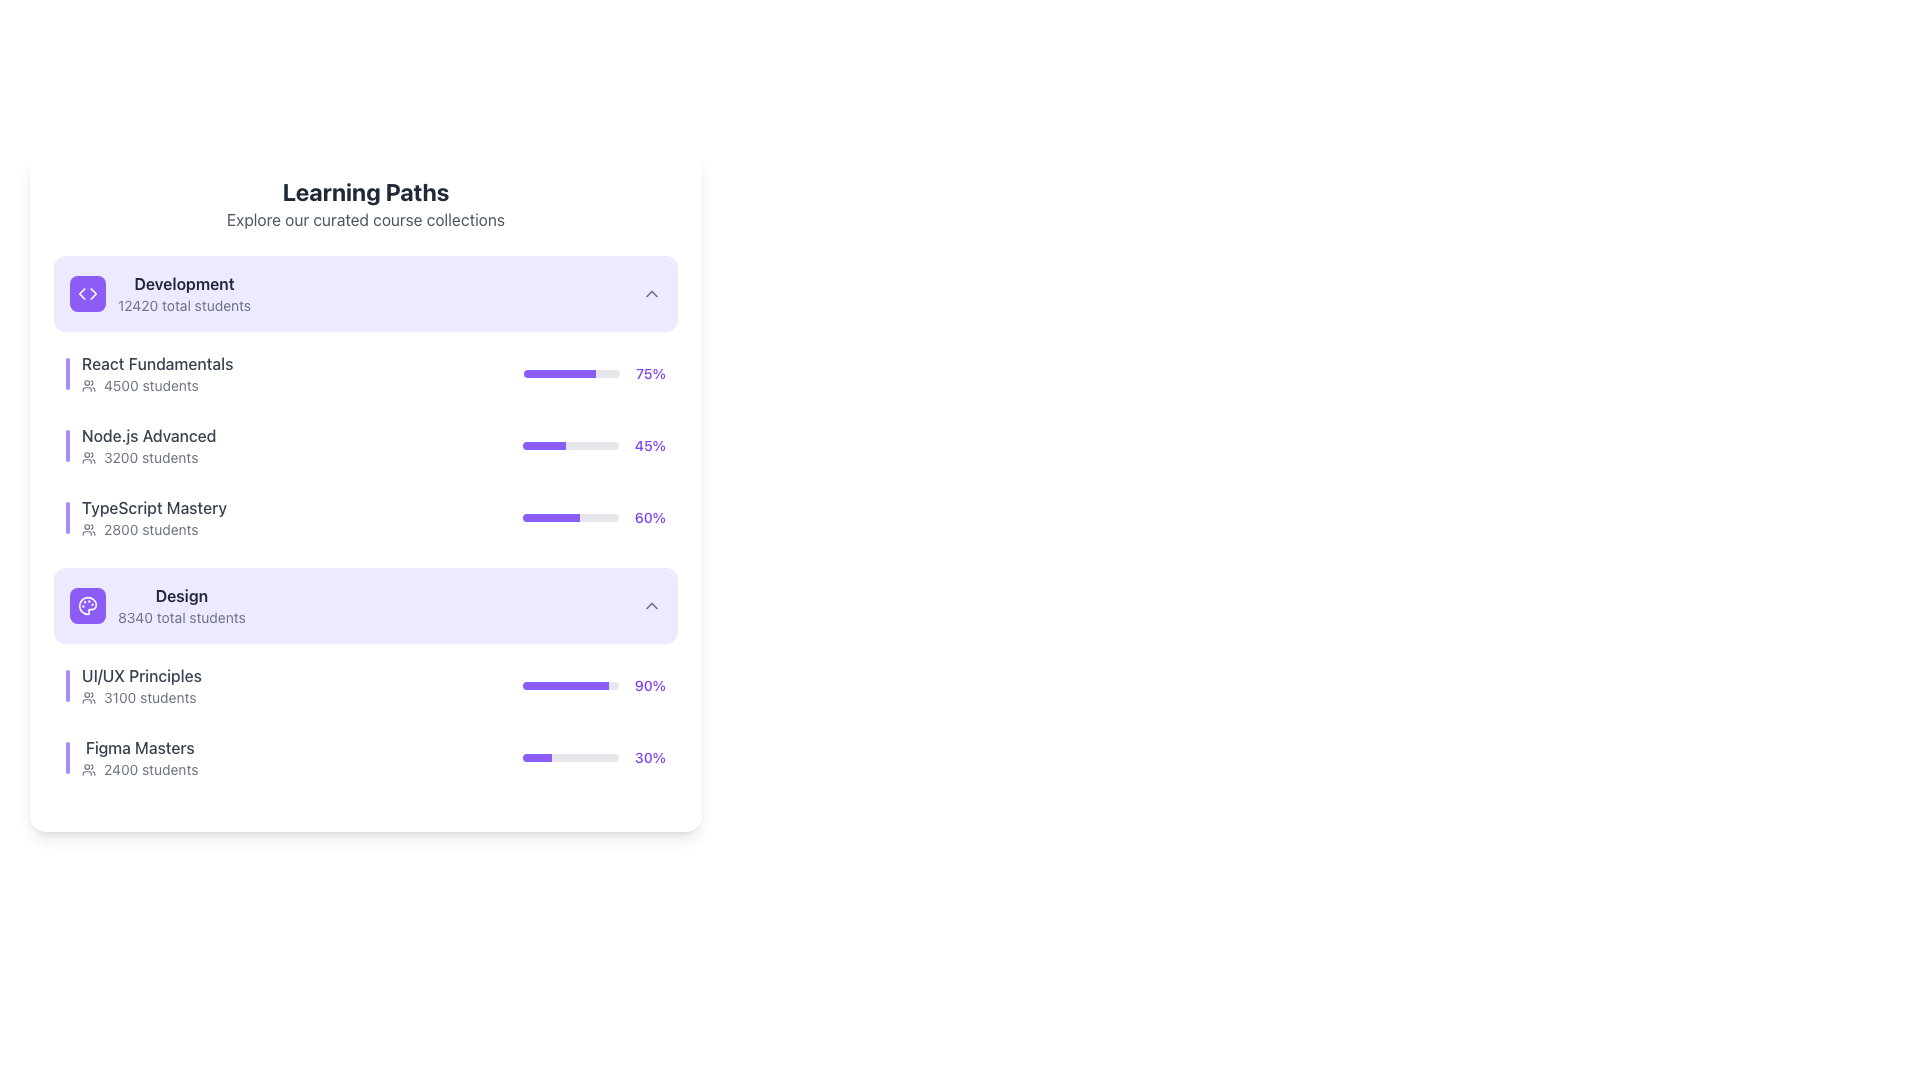  I want to click on the 'Development' labeled information block, so click(160, 293).